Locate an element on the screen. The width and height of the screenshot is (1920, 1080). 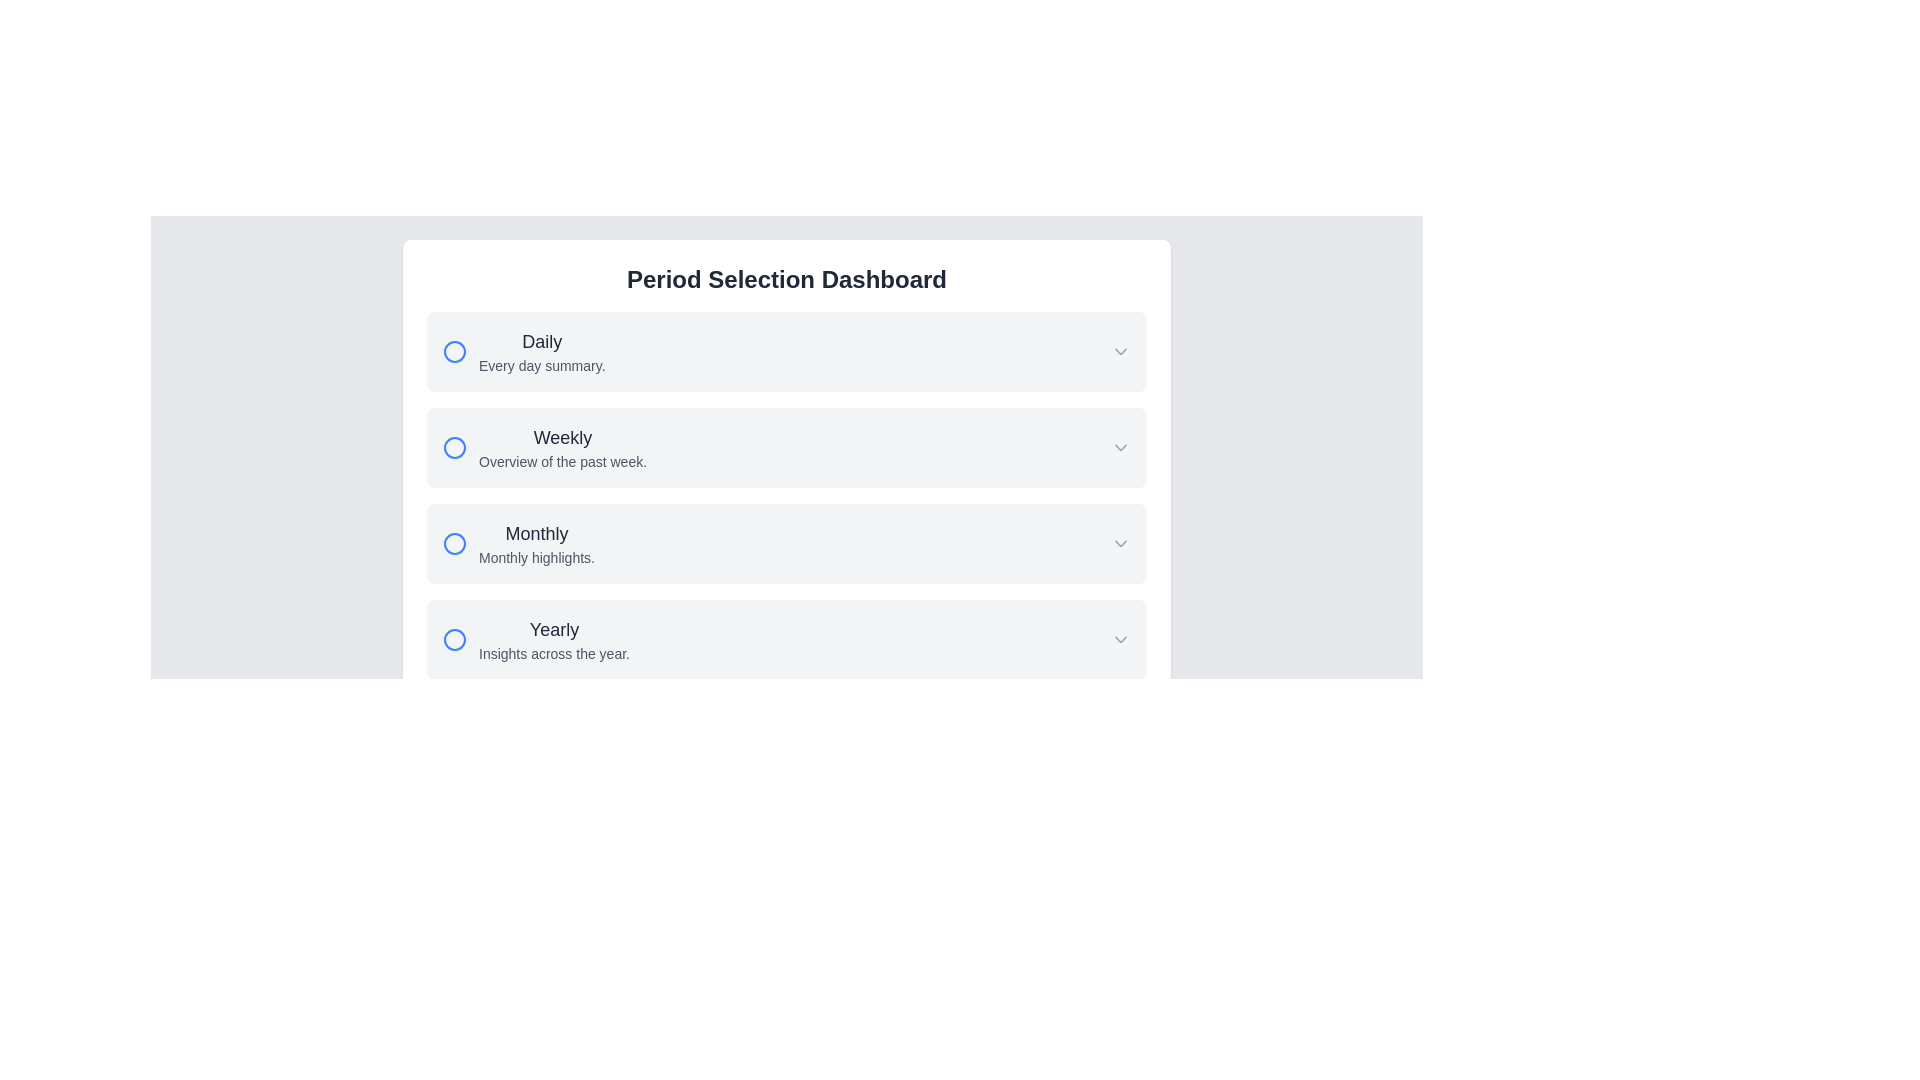
the downward-pointing chevron icon on the far right side of the 'Daily' item row is located at coordinates (1121, 350).